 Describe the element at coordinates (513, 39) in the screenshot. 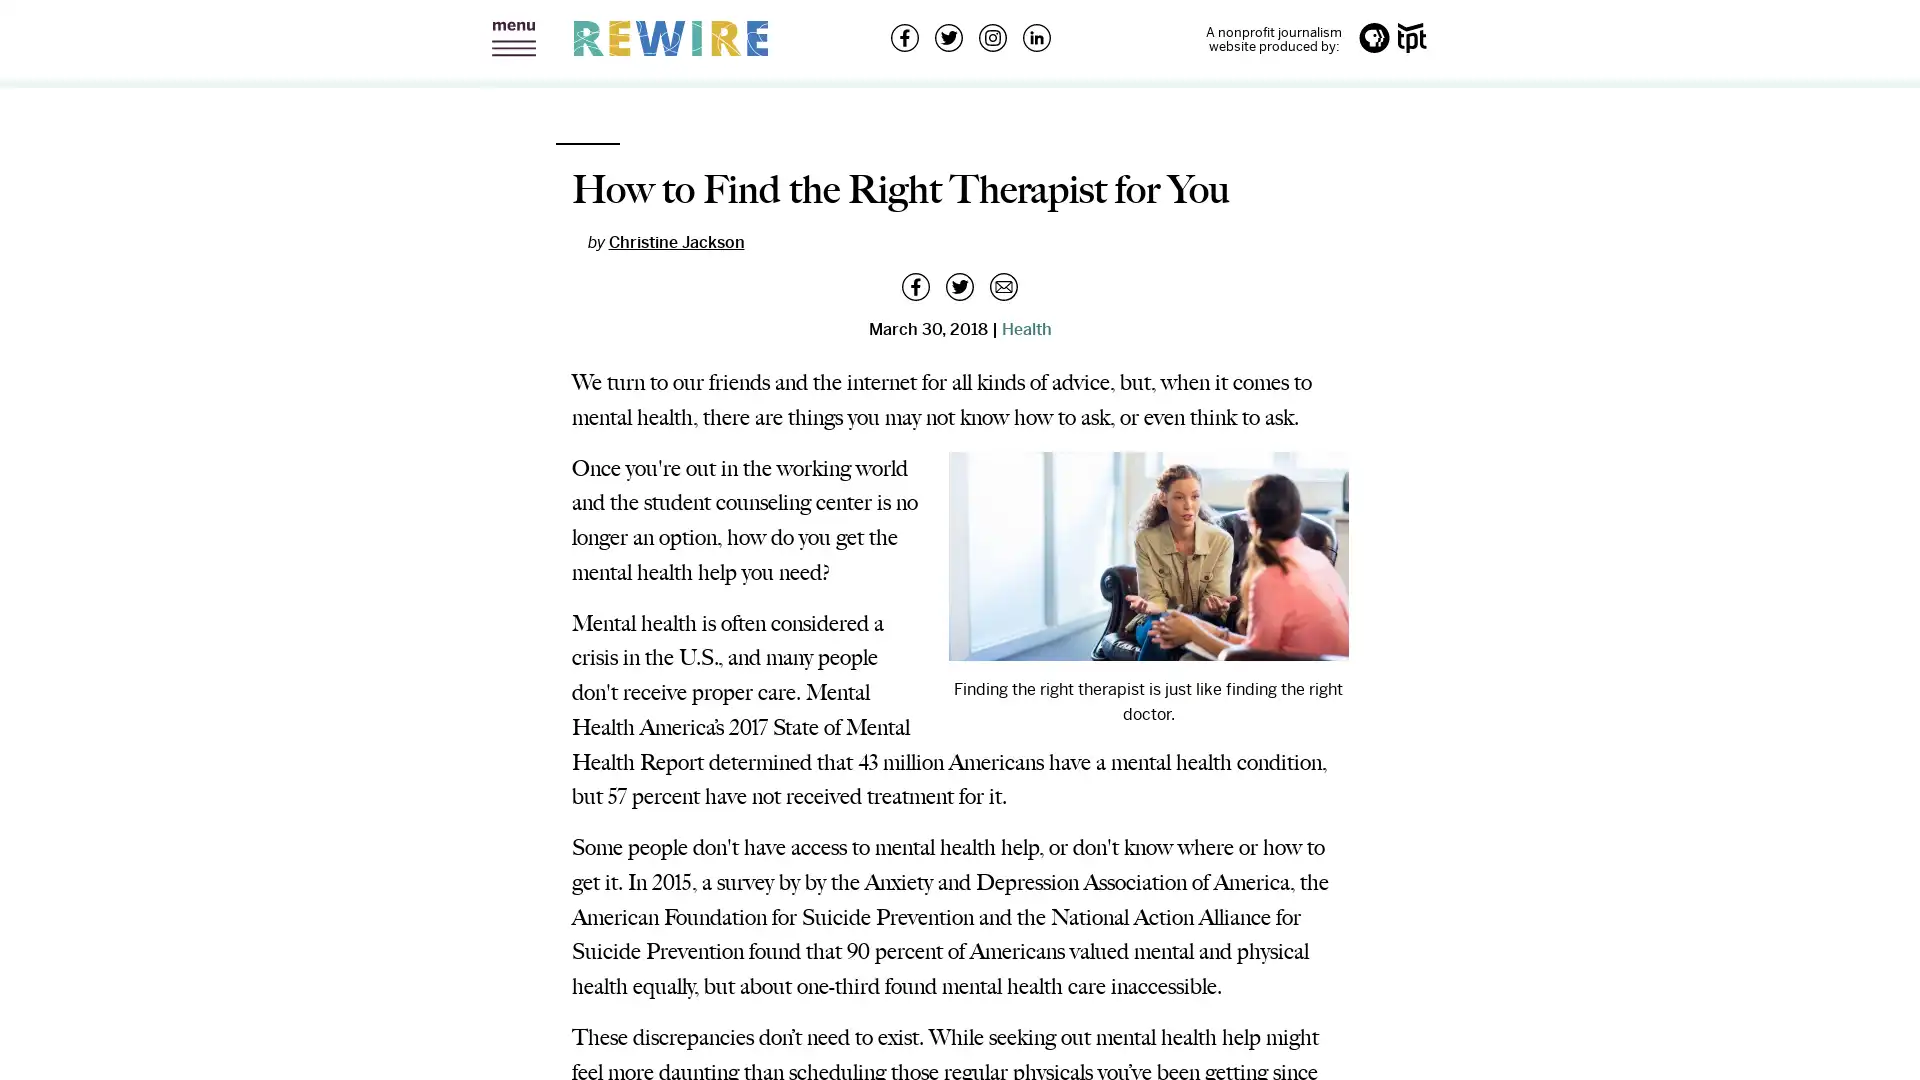

I see `Main Navigation Menu` at that location.